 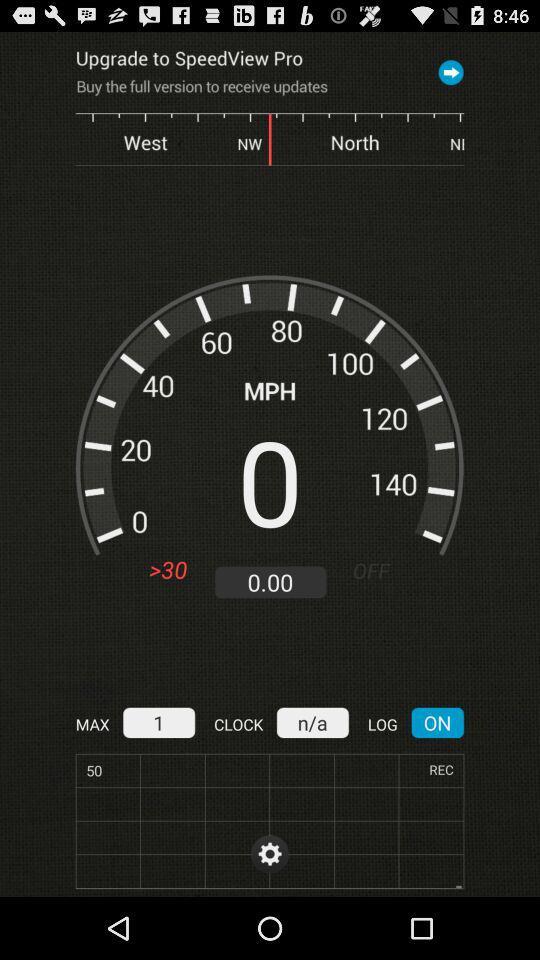 I want to click on the >30 app, so click(x=167, y=570).